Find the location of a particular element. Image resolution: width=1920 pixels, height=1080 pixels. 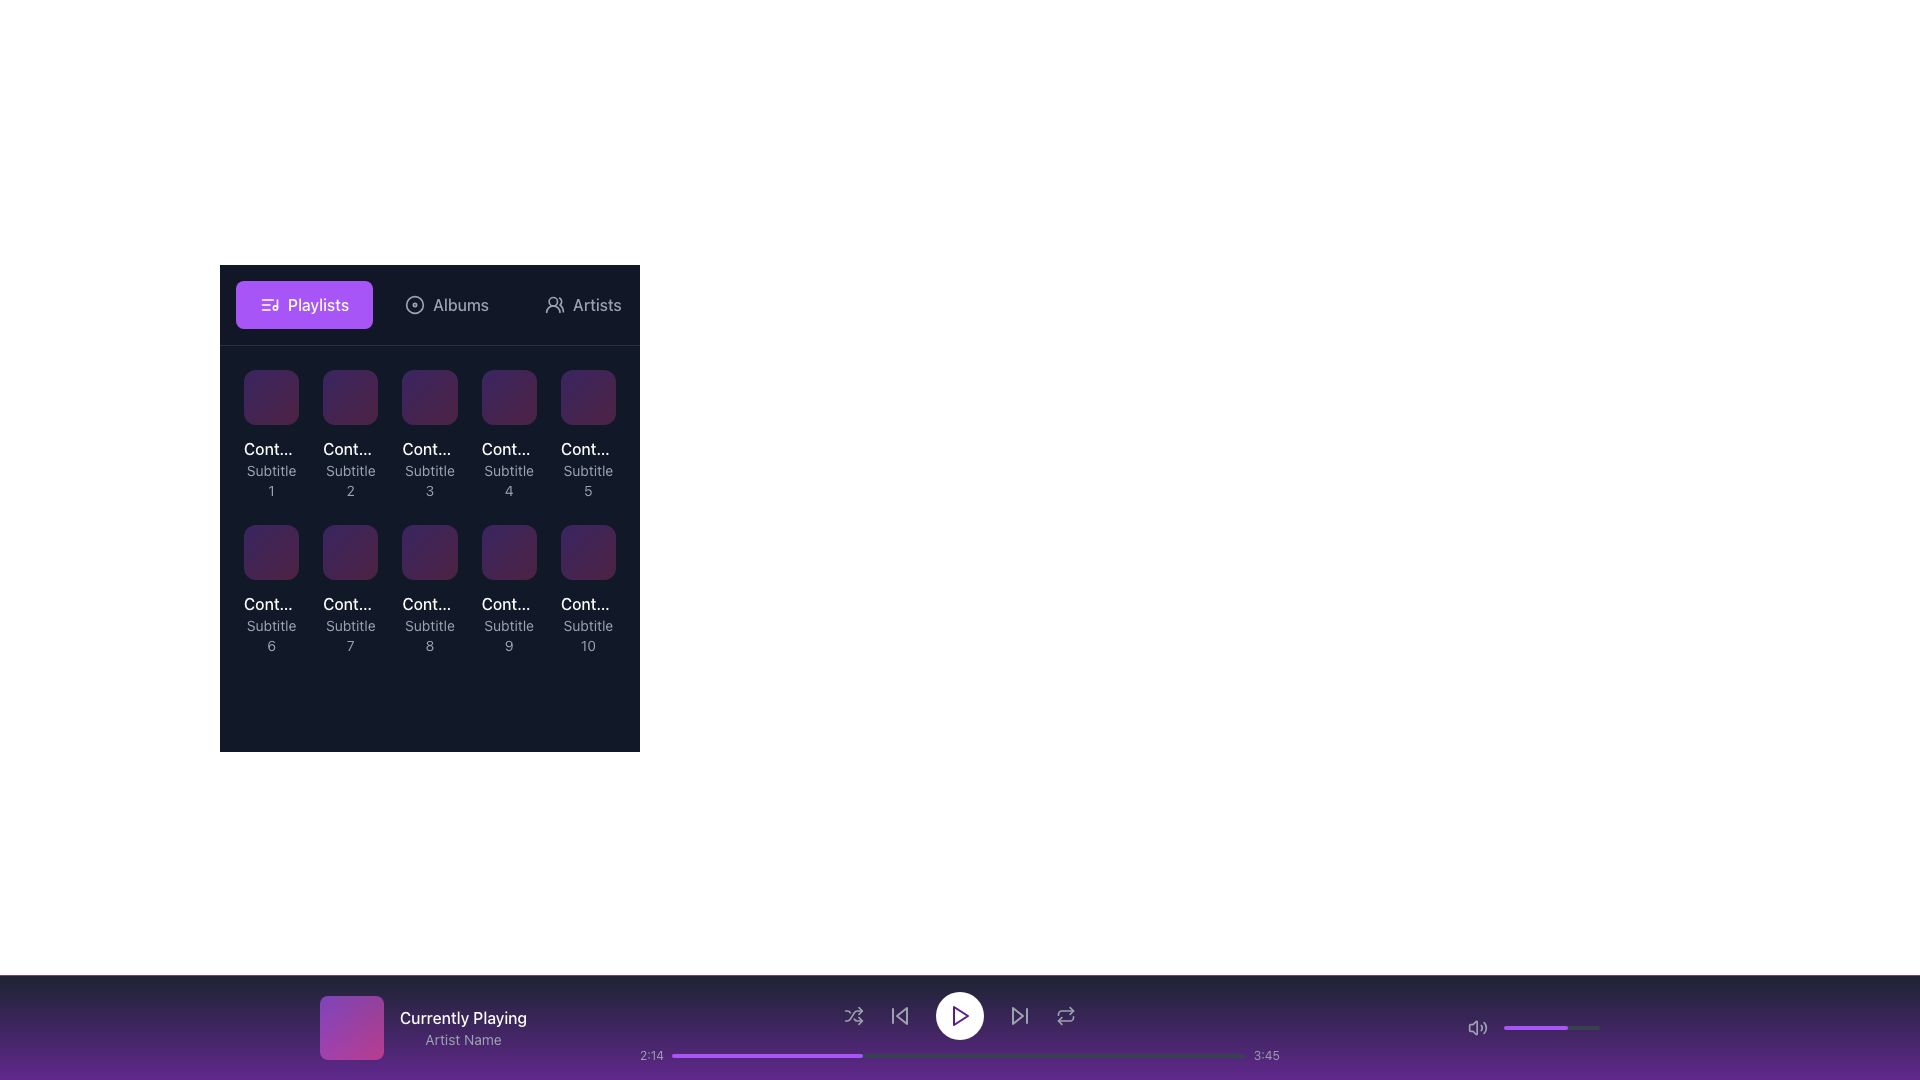

time-related value displayed on the static text label located on the far right of the horizontal row, adjacent to a similar timestamp and a progress bar is located at coordinates (1265, 1055).